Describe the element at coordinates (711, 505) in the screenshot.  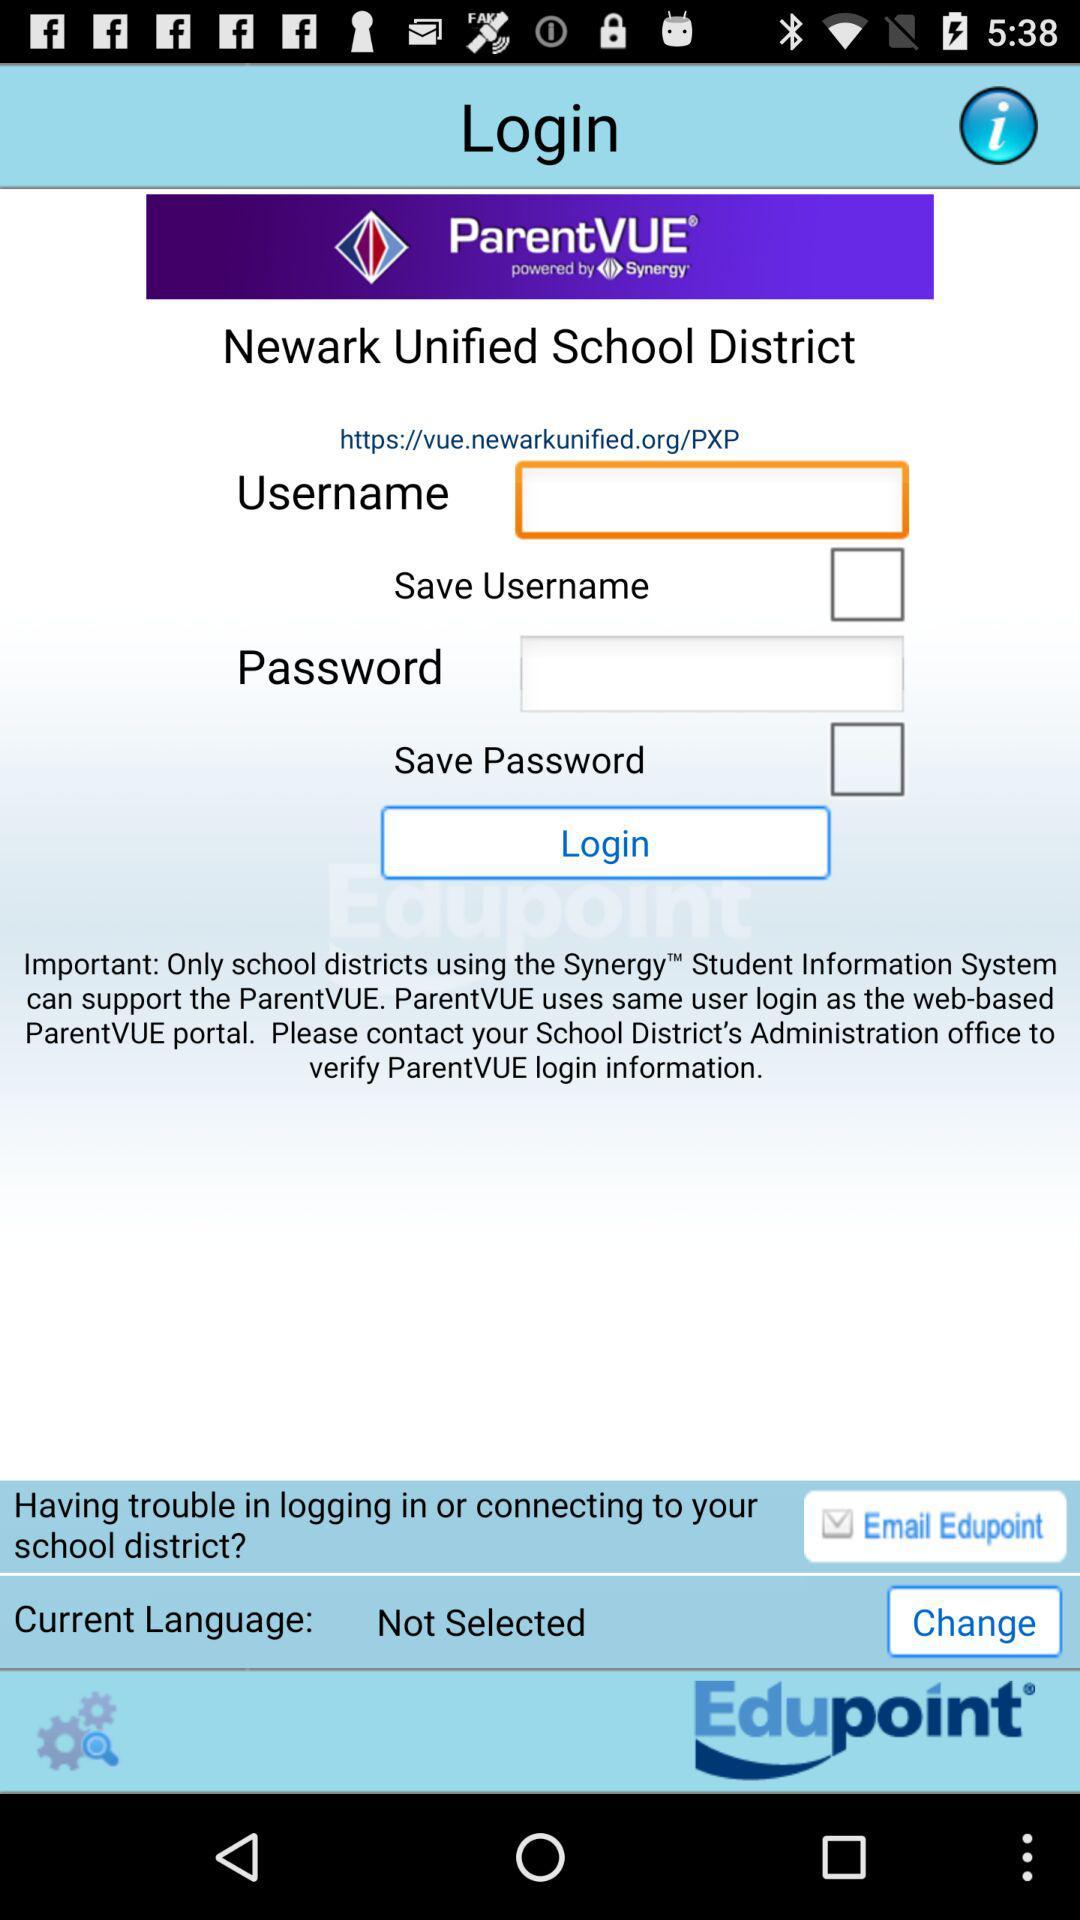
I see `username` at that location.